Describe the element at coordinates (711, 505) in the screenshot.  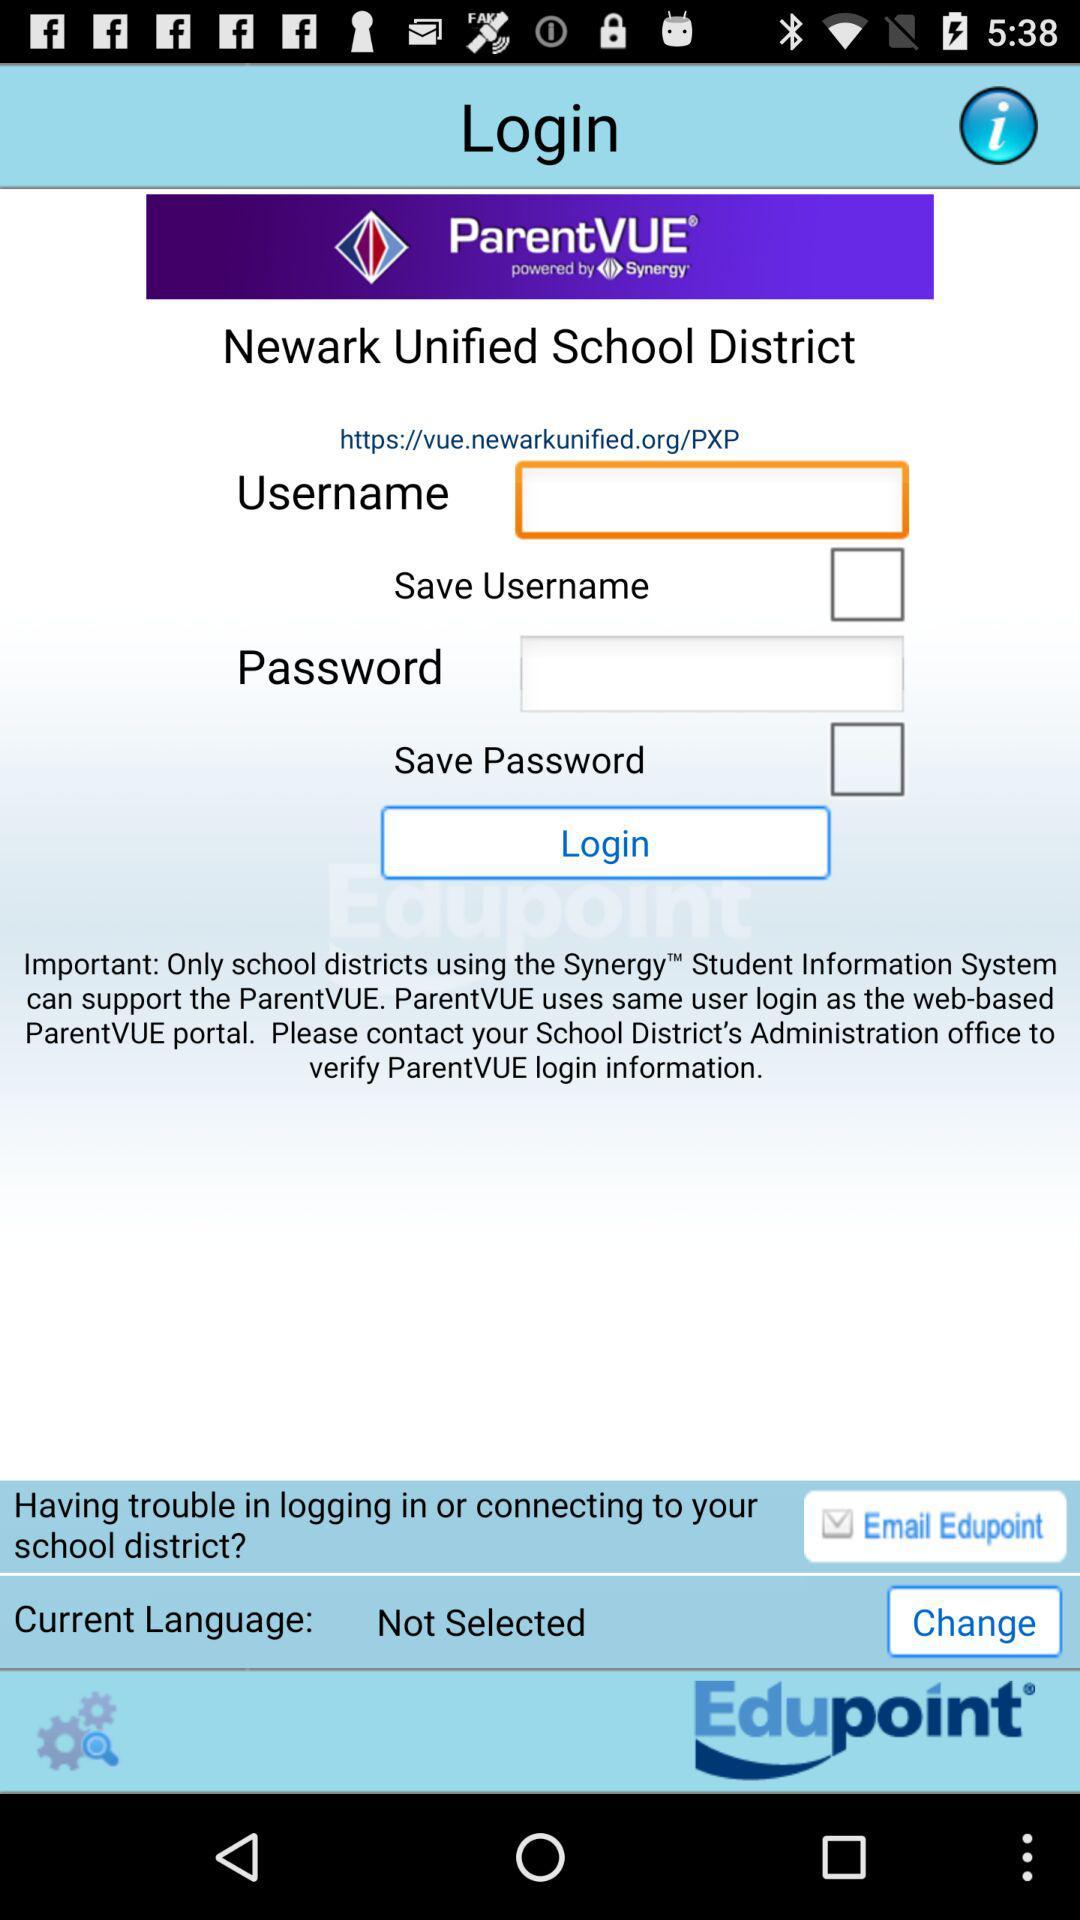
I see `username` at that location.